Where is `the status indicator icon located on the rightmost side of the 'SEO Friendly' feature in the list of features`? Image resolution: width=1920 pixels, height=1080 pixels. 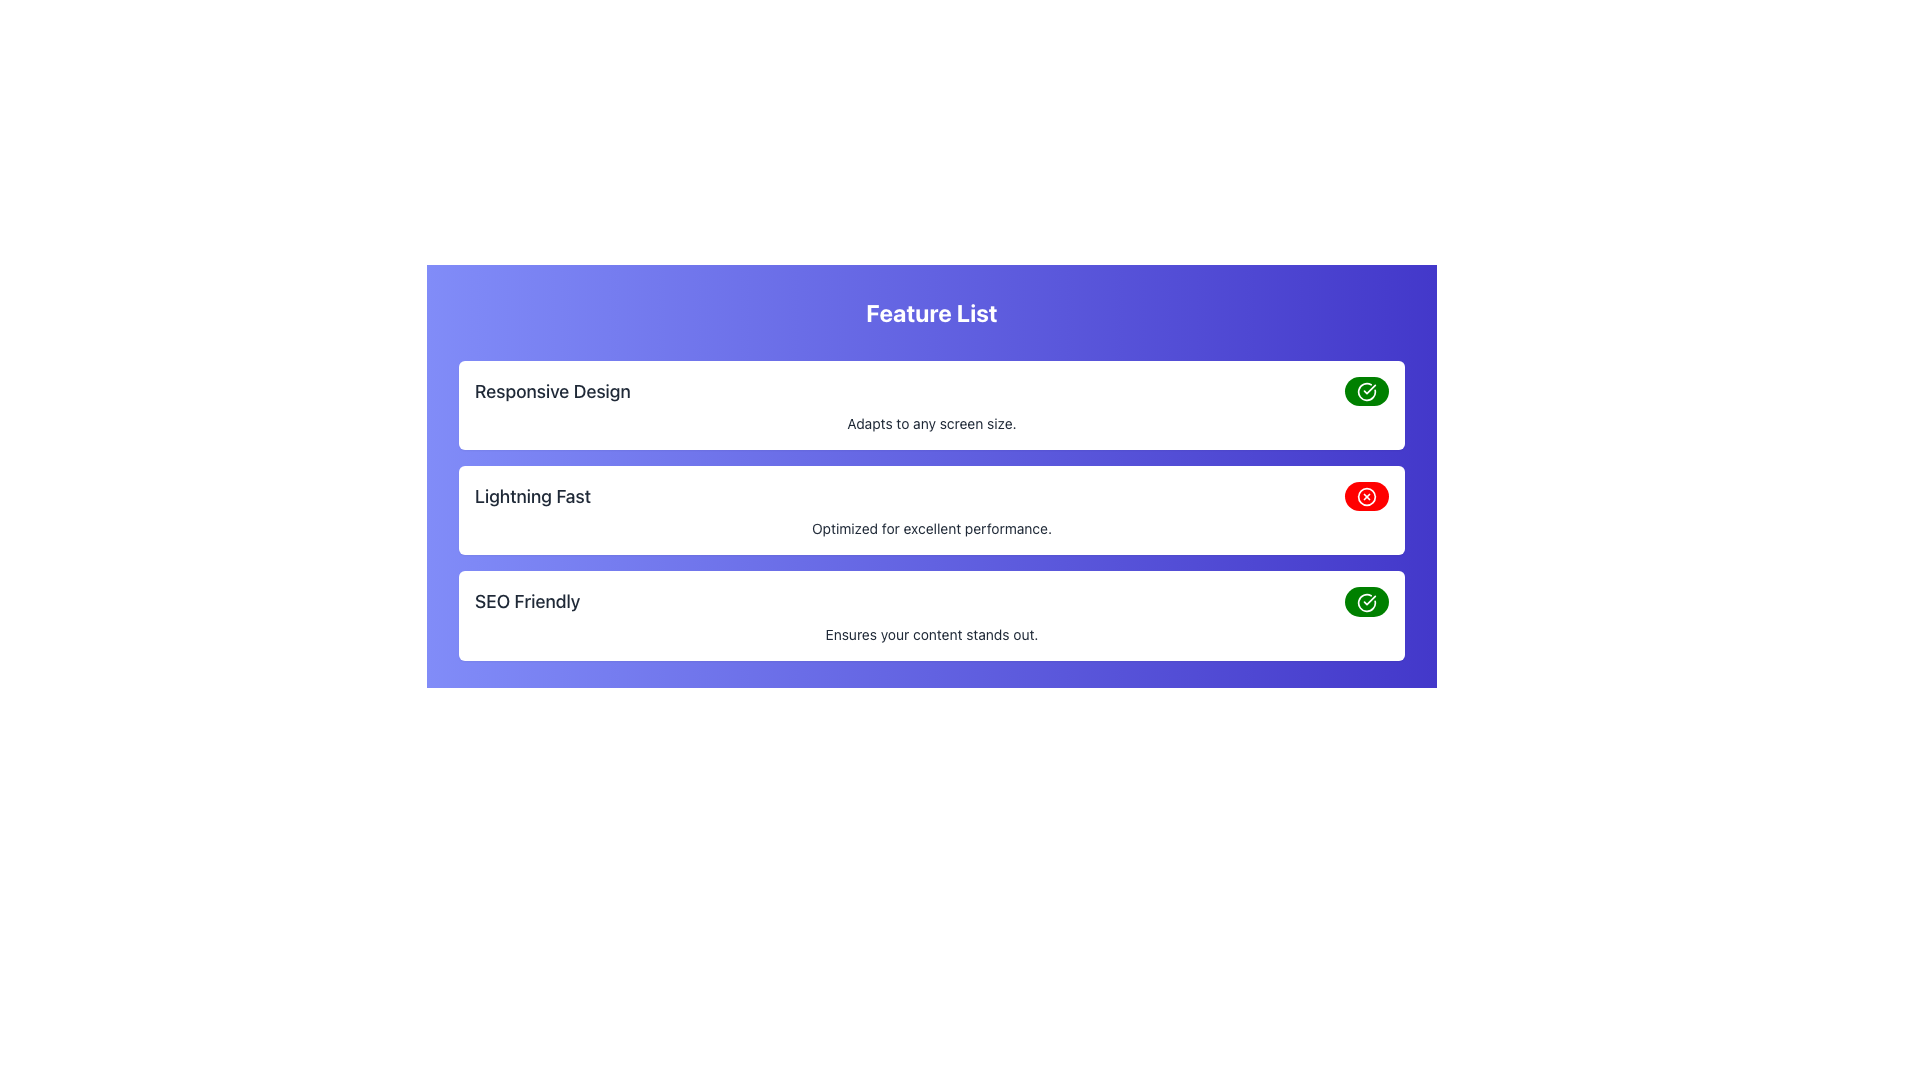 the status indicator icon located on the rightmost side of the 'SEO Friendly' feature in the list of features is located at coordinates (1366, 392).